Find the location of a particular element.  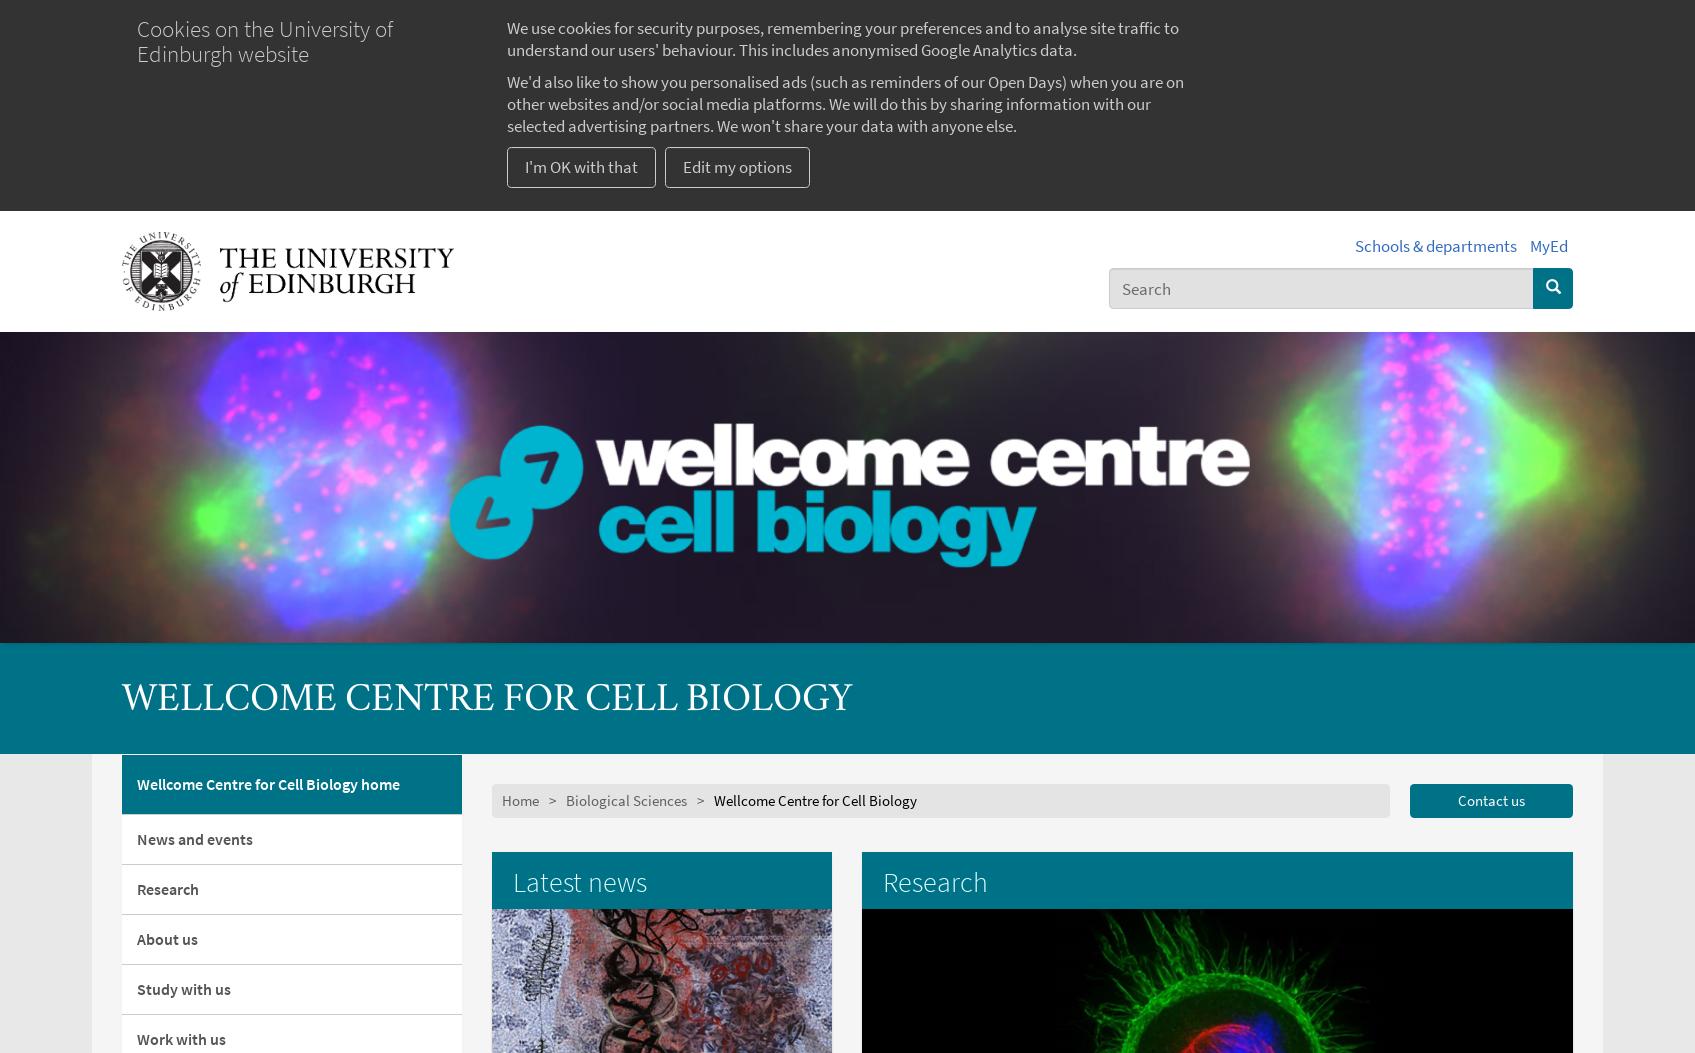

'Home' is located at coordinates (519, 800).